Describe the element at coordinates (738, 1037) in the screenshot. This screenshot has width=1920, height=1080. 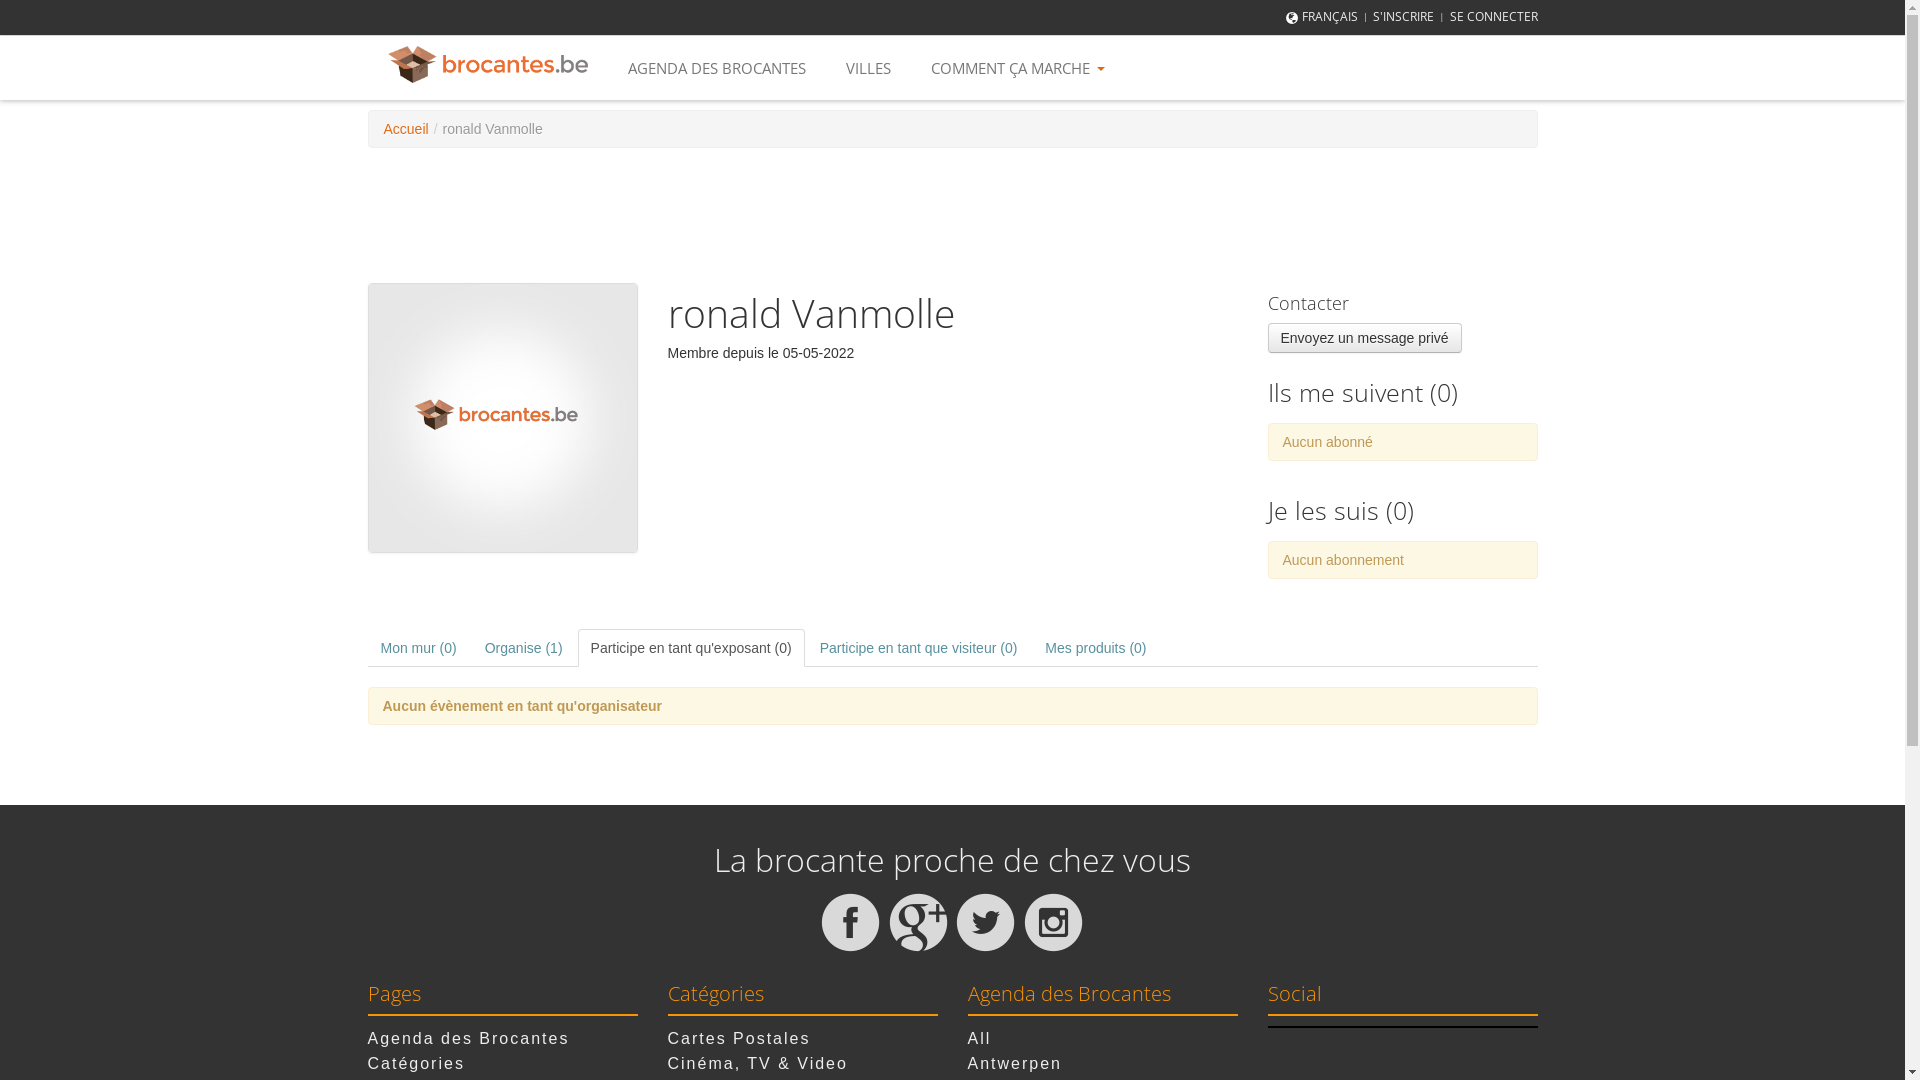
I see `'Cartes Postales'` at that location.